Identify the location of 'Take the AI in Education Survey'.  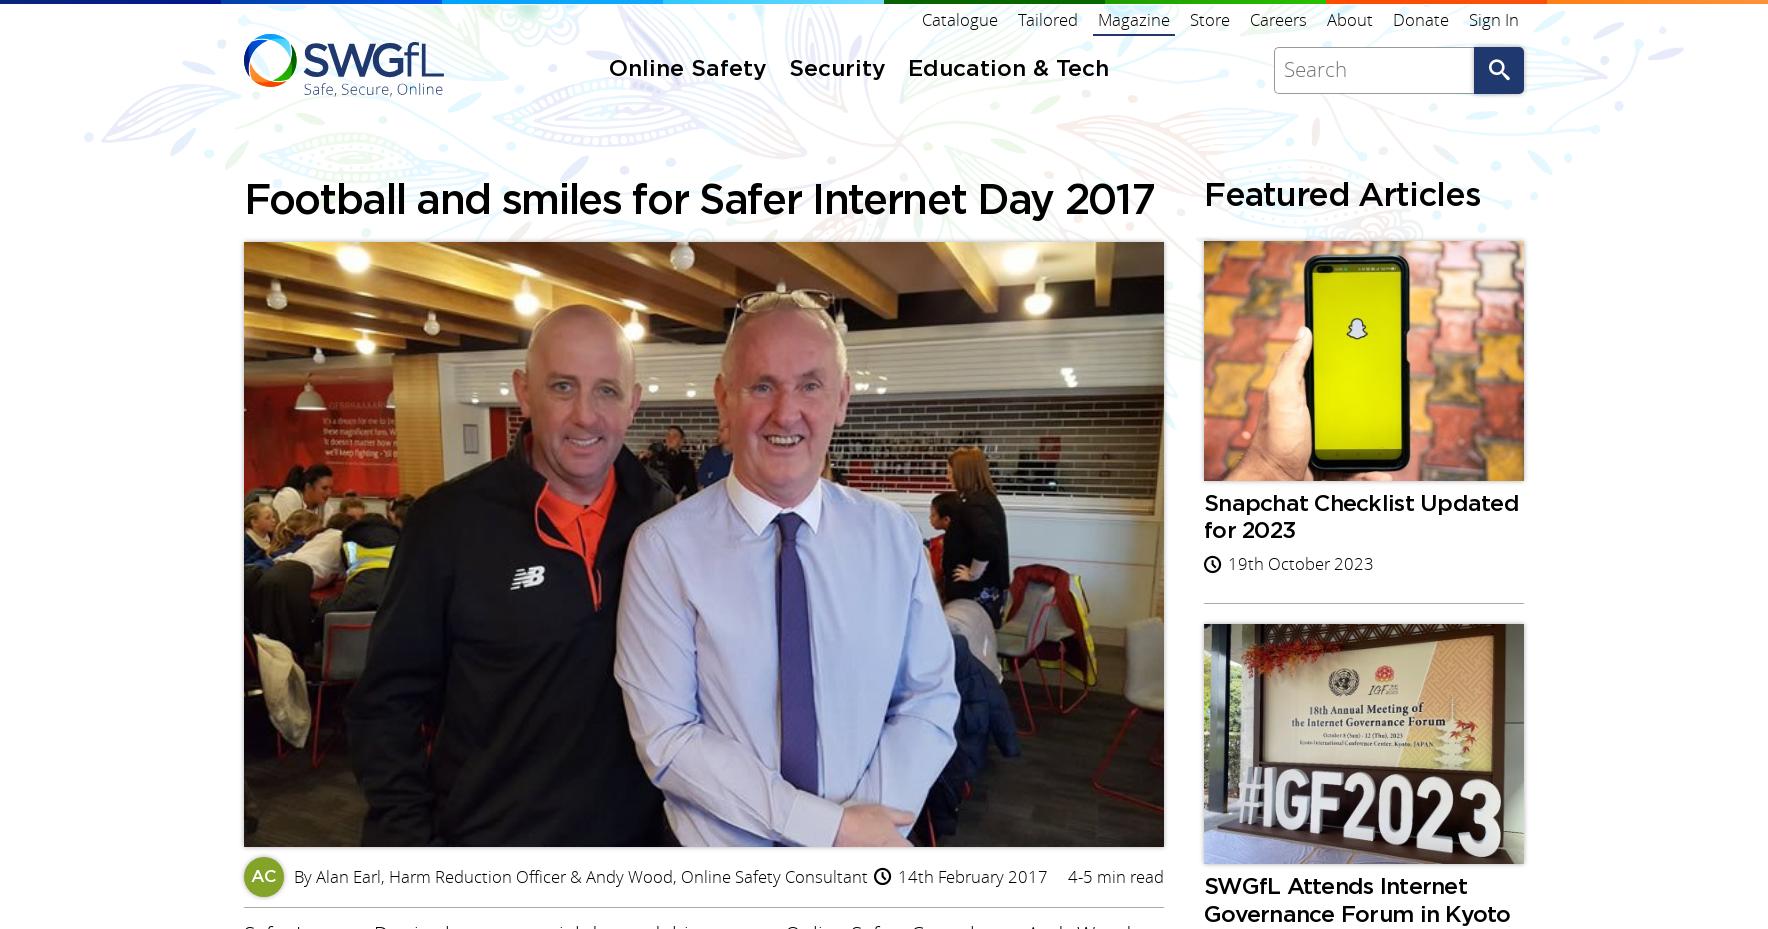
(672, 541).